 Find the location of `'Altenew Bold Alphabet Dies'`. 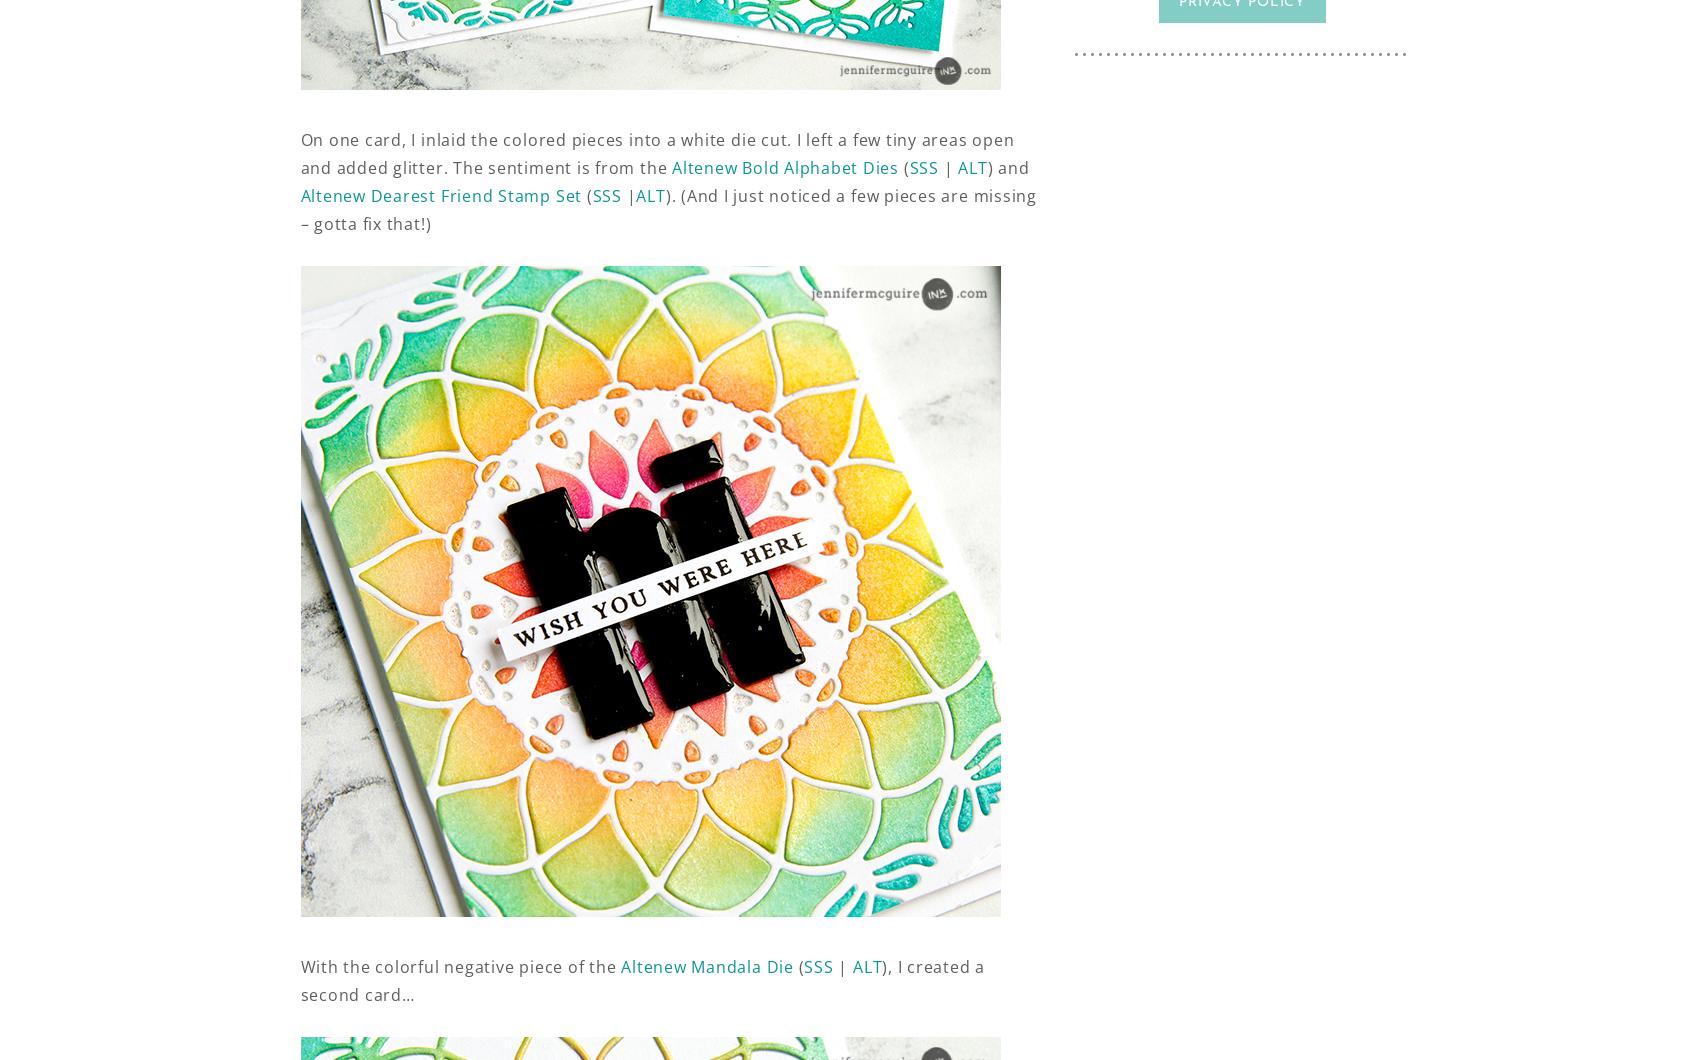

'Altenew Bold Alphabet Dies' is located at coordinates (785, 167).